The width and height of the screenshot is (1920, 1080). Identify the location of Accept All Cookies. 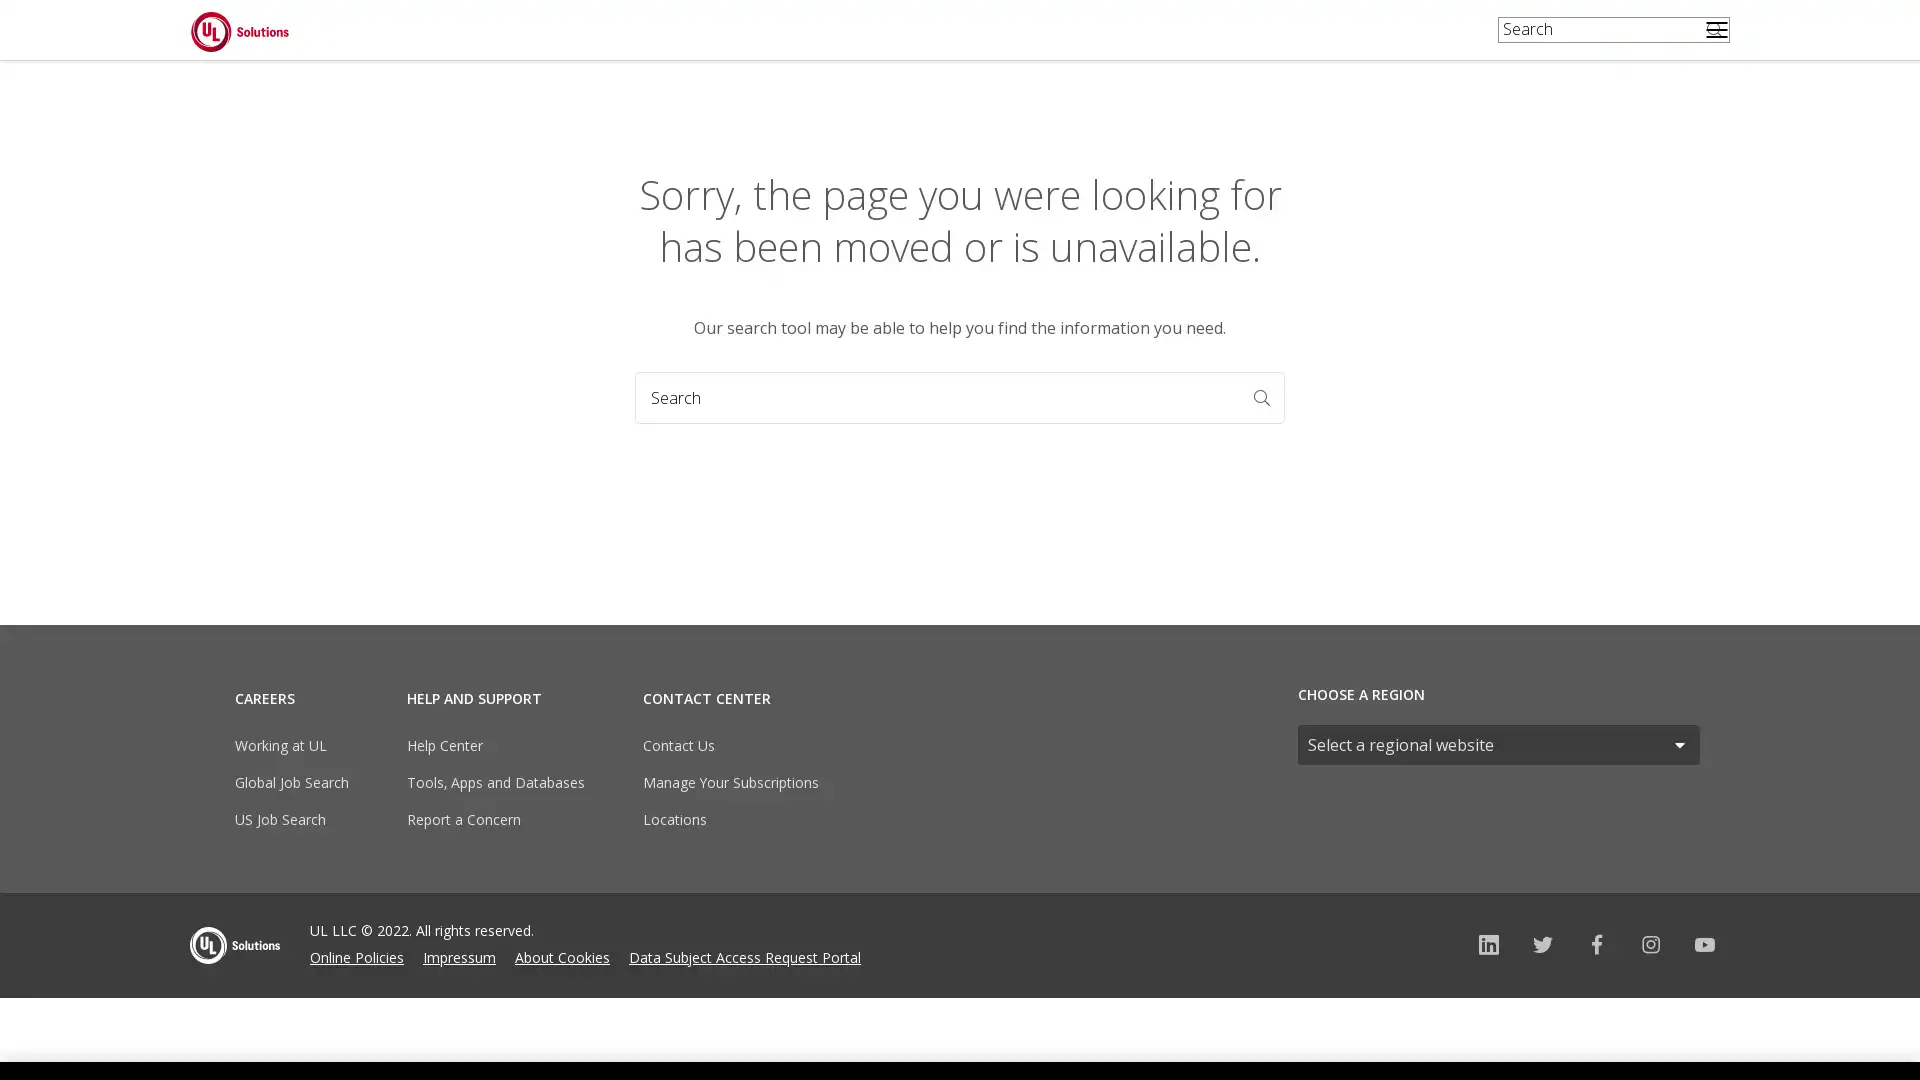
(1544, 1022).